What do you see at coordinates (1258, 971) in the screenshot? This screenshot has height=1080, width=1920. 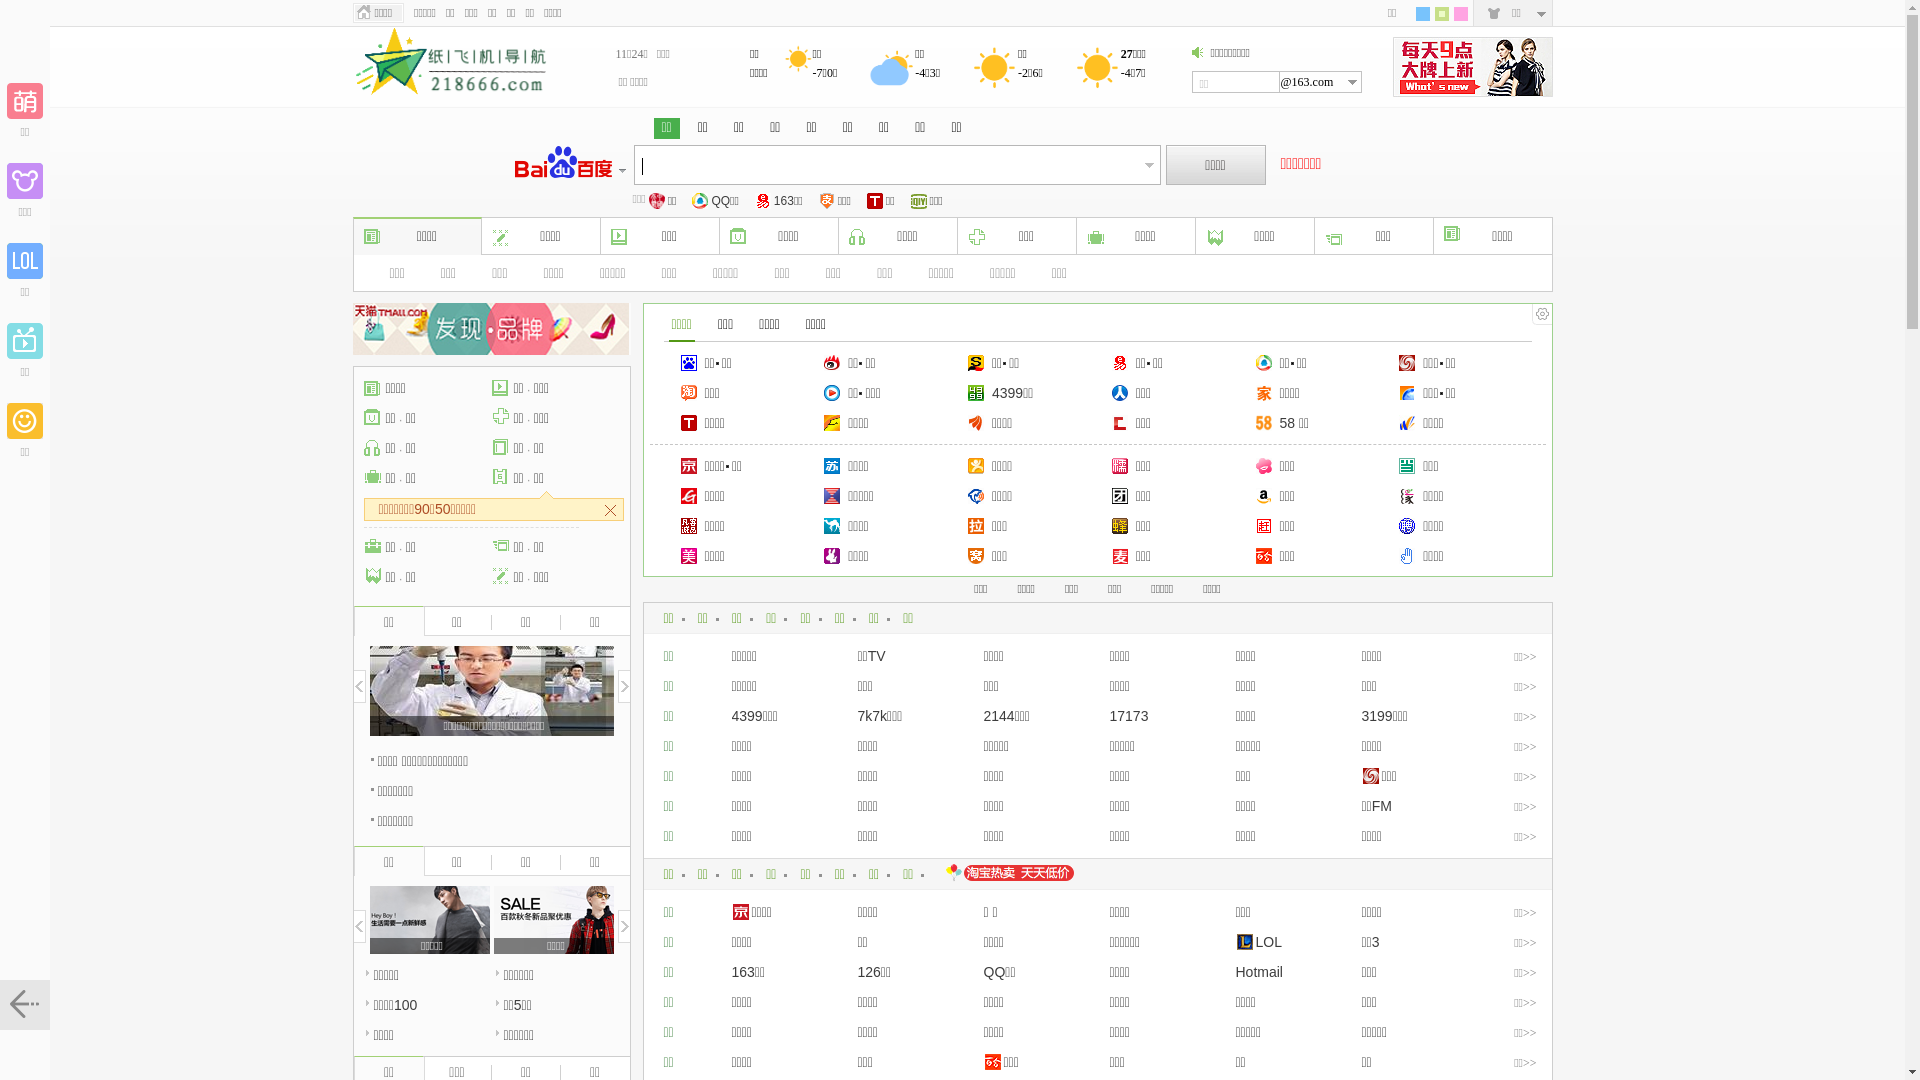 I see `'Hotmail'` at bounding box center [1258, 971].